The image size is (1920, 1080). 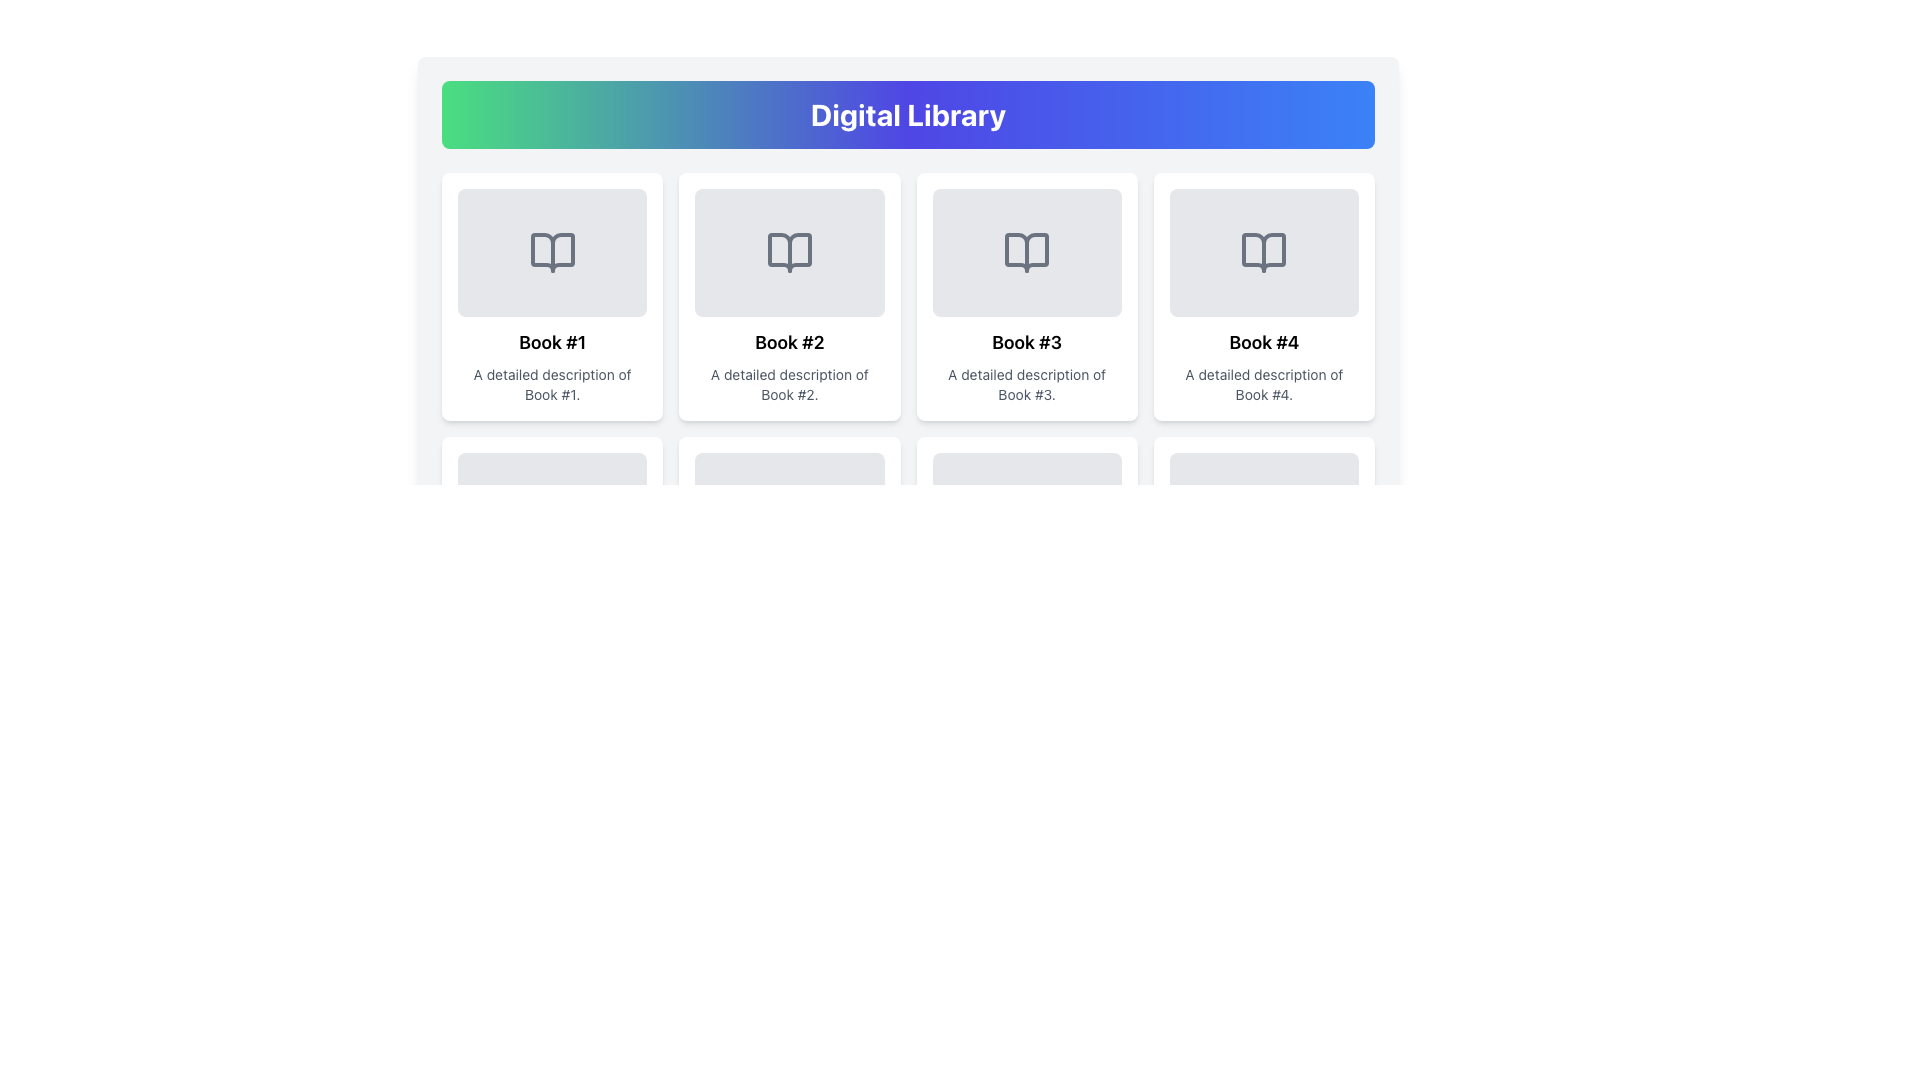 I want to click on the Information card displaying 'Book #4', which is the fourth card in the grid layout, located in the first row and fourth column, so click(x=1263, y=297).